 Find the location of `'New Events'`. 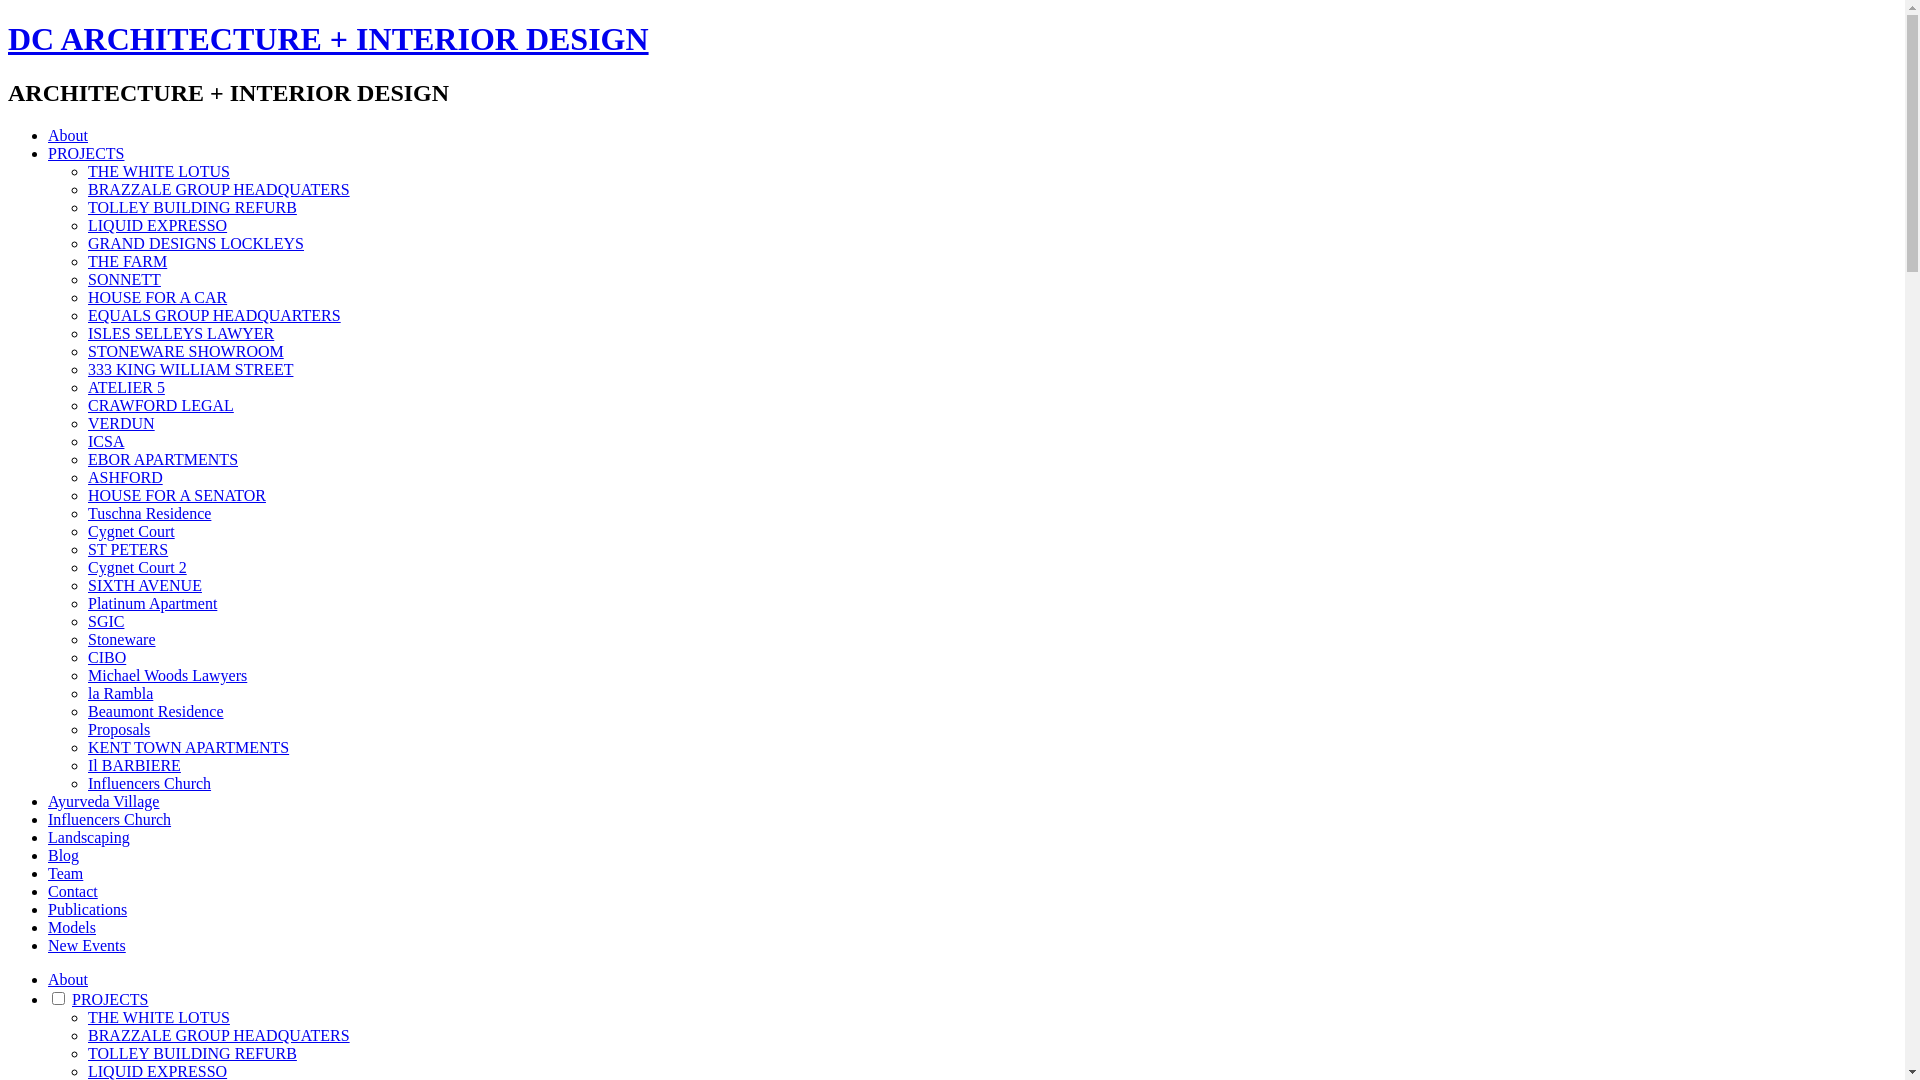

'New Events' is located at coordinates (85, 945).